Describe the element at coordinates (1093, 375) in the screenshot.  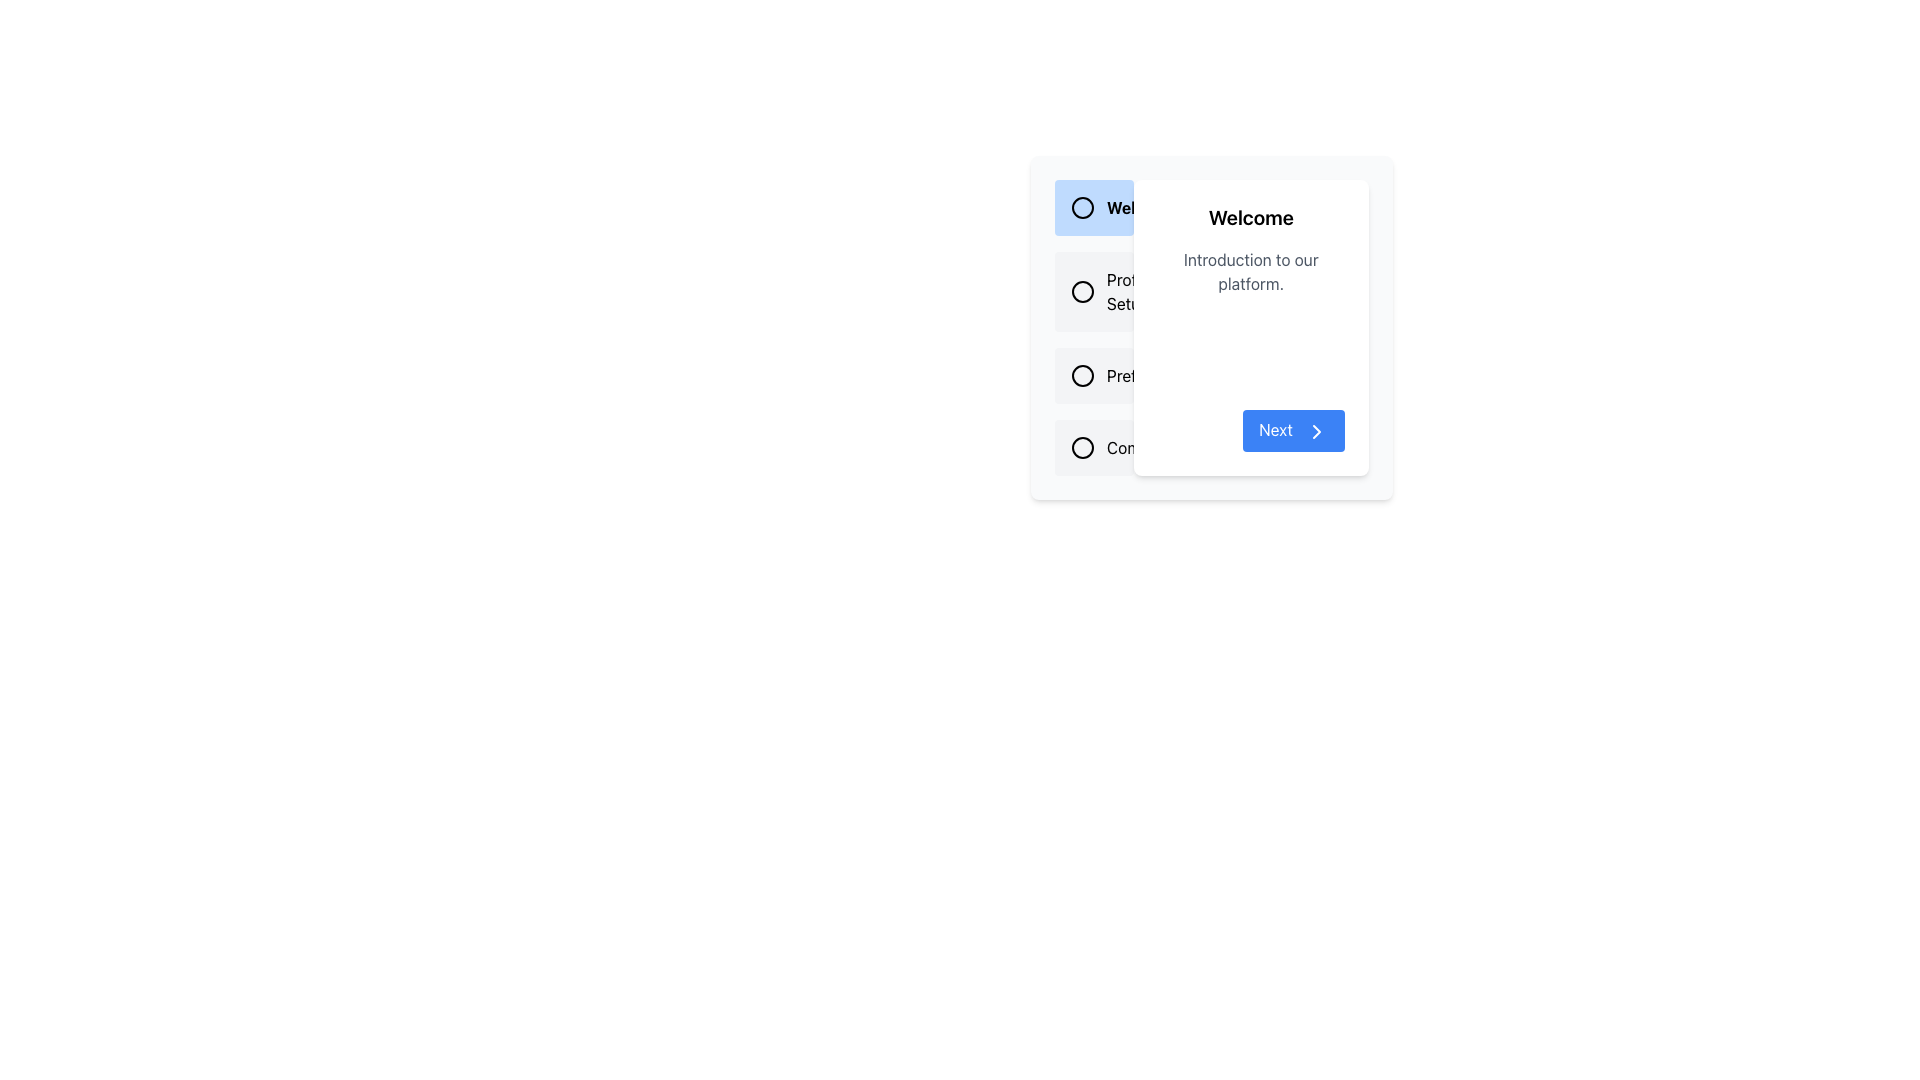
I see `the third radio button labeled 'Preferences' in the vertical list and select it by pressing space` at that location.